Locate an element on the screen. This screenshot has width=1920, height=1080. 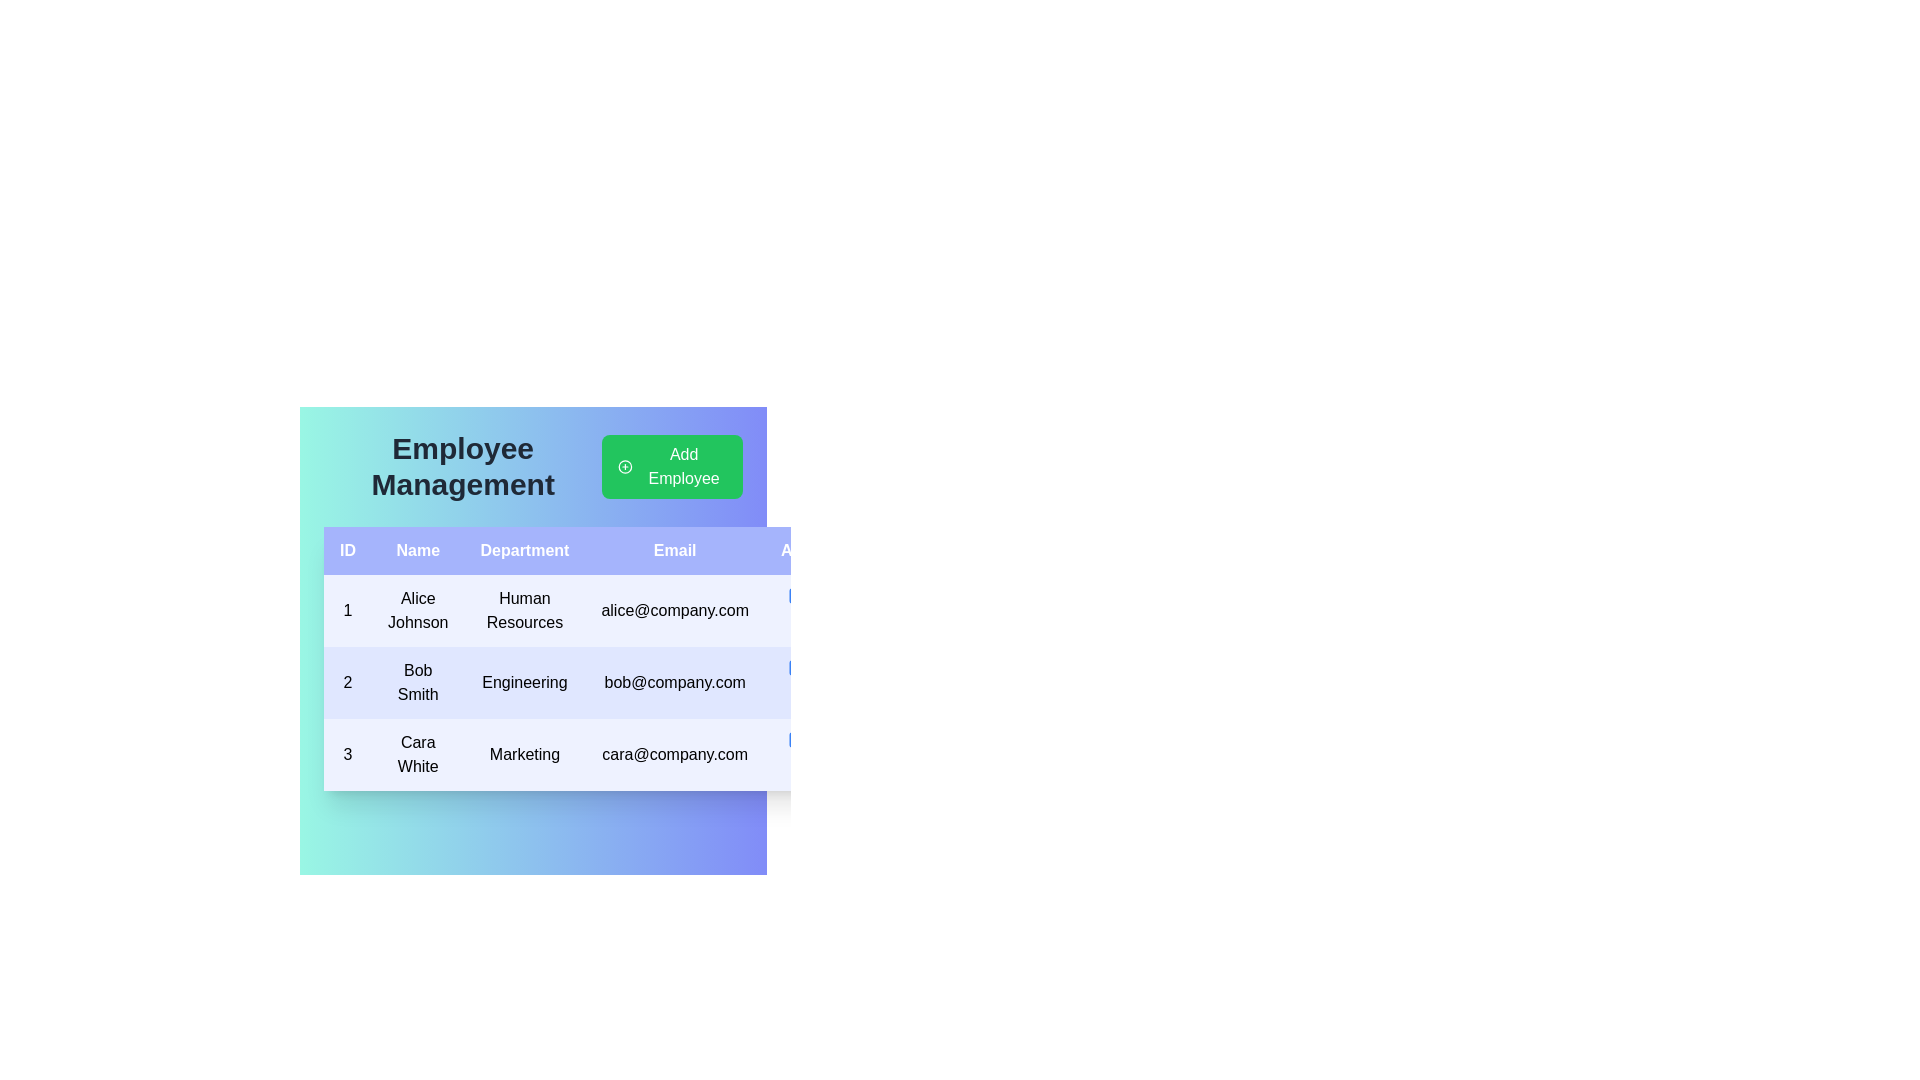
the text displaying the email address 'alice@company.com' in the 'Email' column of the employee details table is located at coordinates (675, 609).